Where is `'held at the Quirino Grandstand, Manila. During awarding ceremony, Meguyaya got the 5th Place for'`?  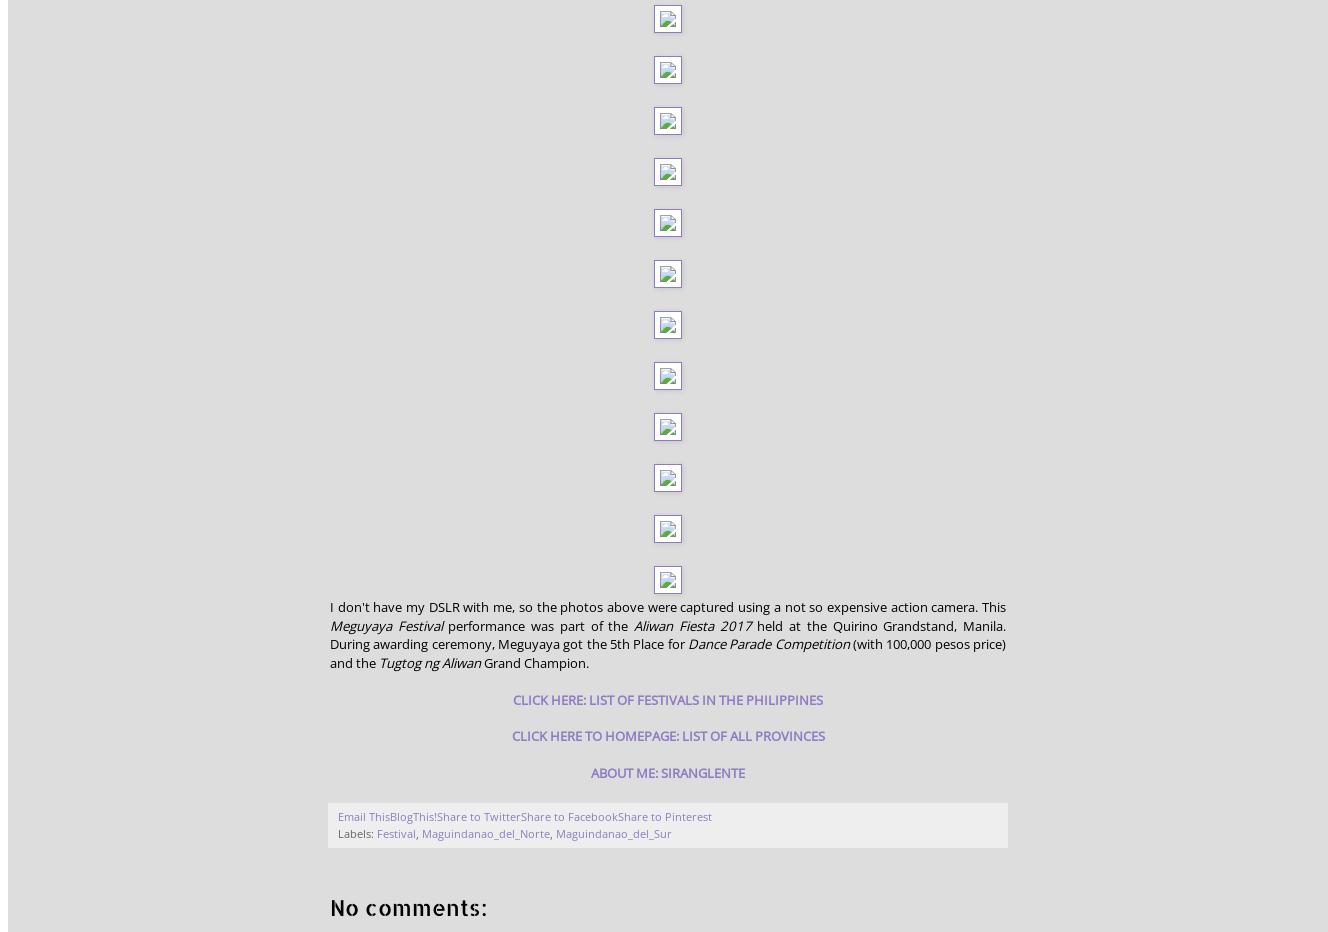 'held at the Quirino Grandstand, Manila. During awarding ceremony, Meguyaya got the 5th Place for' is located at coordinates (666, 633).